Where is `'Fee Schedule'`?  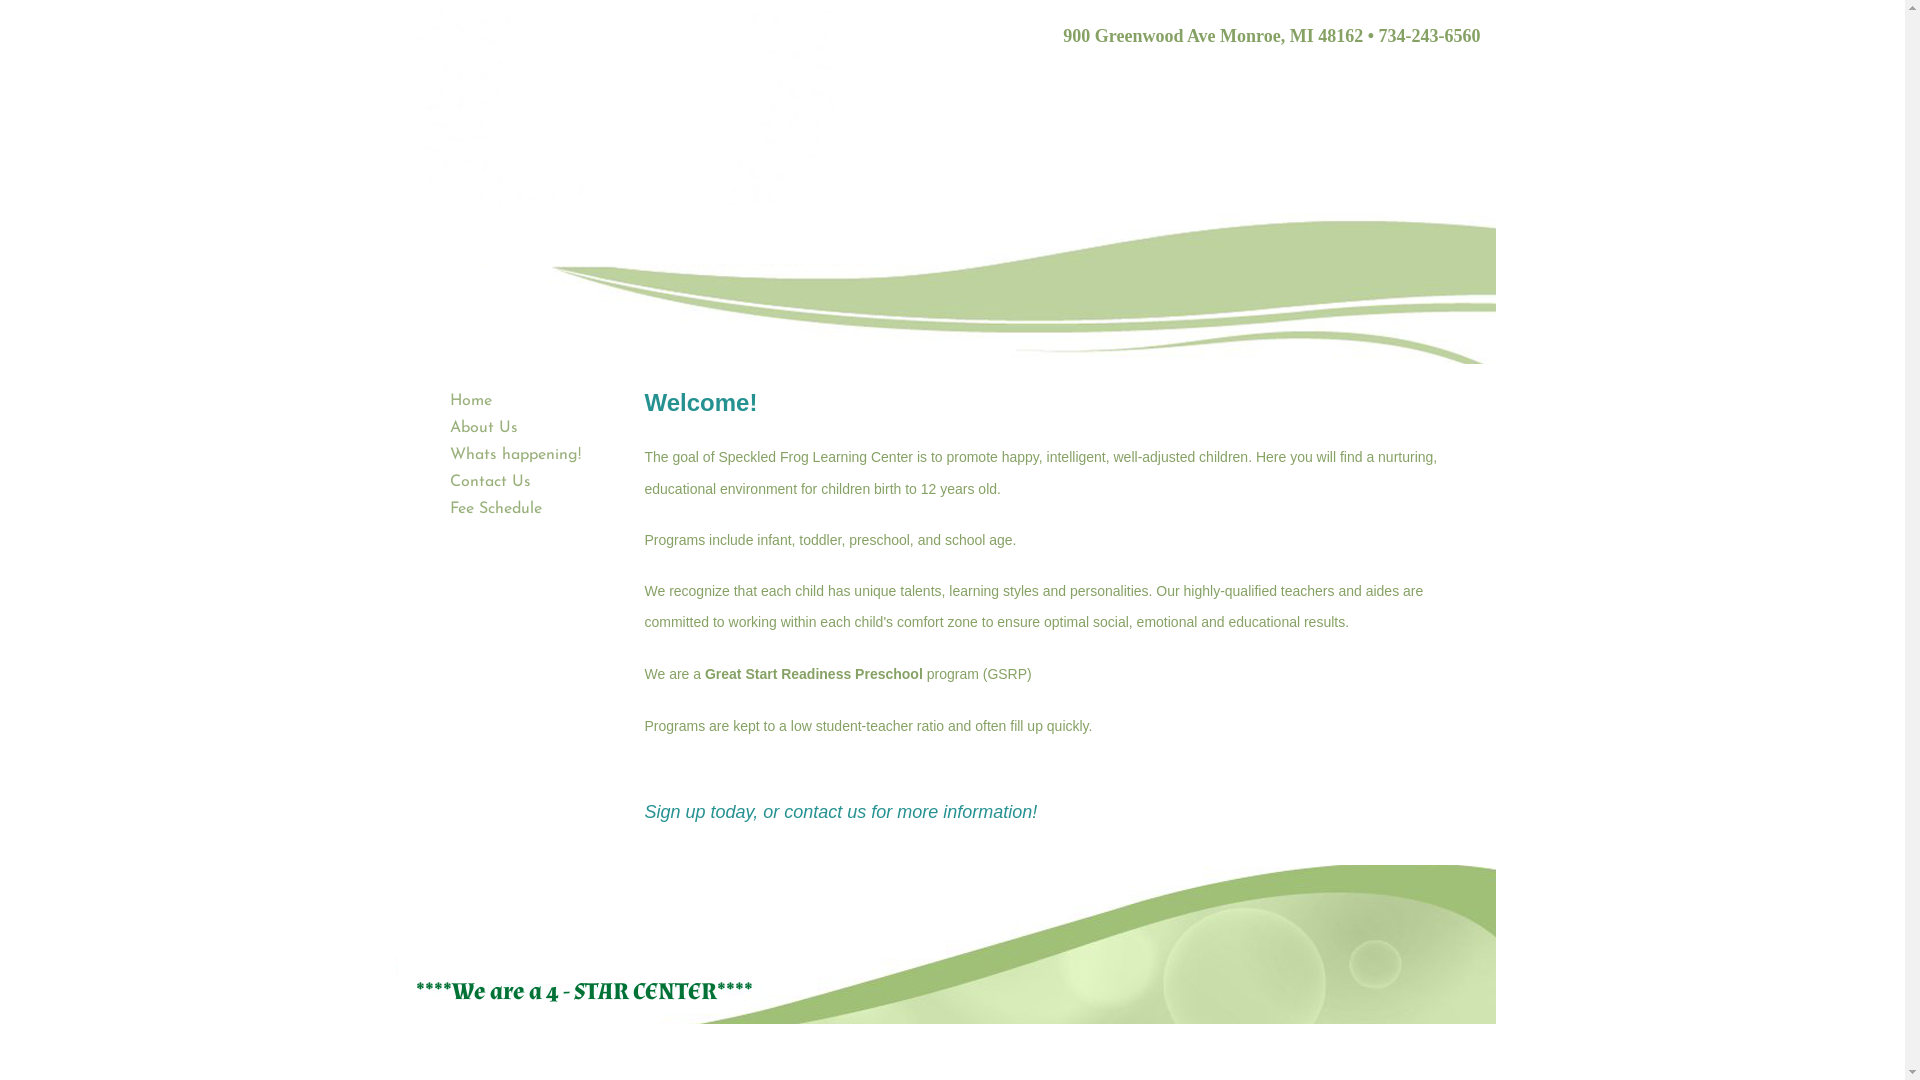
'Fee Schedule' is located at coordinates (495, 508).